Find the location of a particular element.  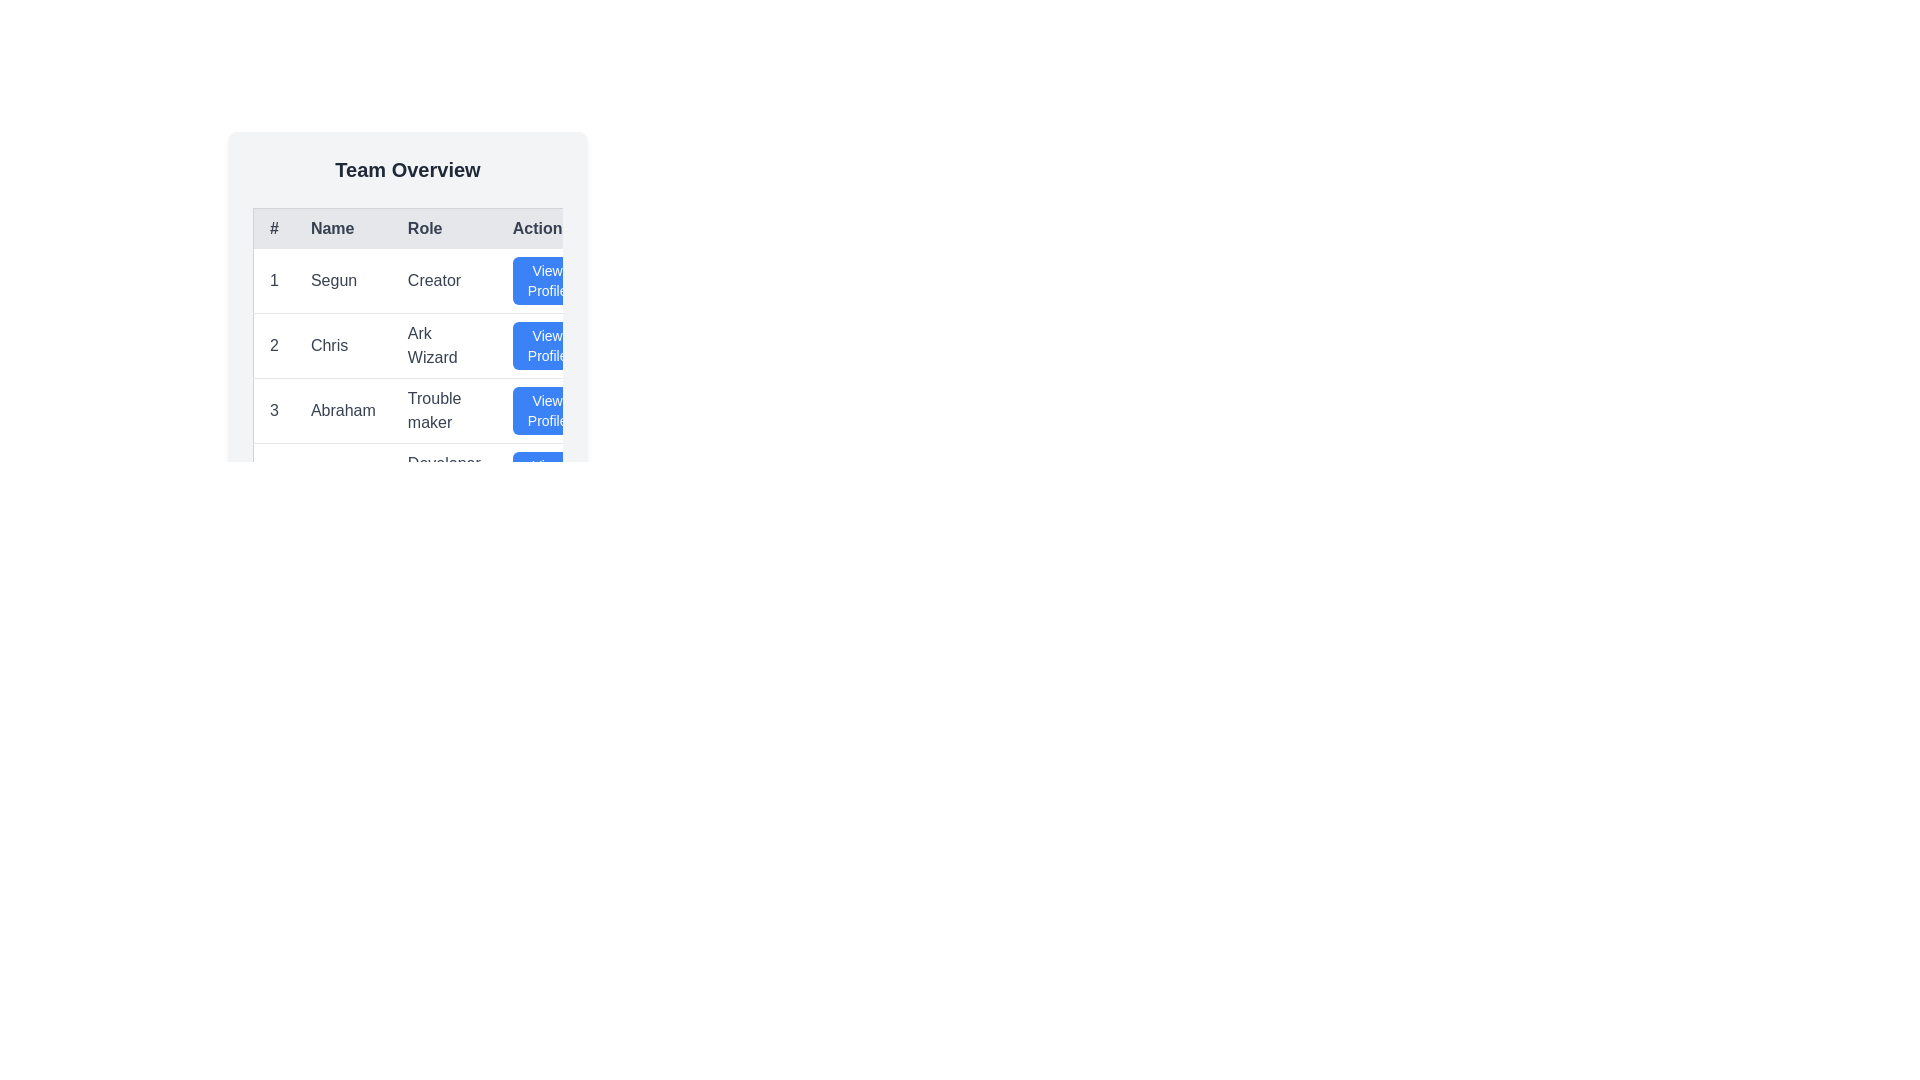

the 'View Profile' button in the fourth table row, which contains '4' in the # column, 'Esther' in the Name column, and 'Developer Advocate' in the Role column is located at coordinates (434, 475).